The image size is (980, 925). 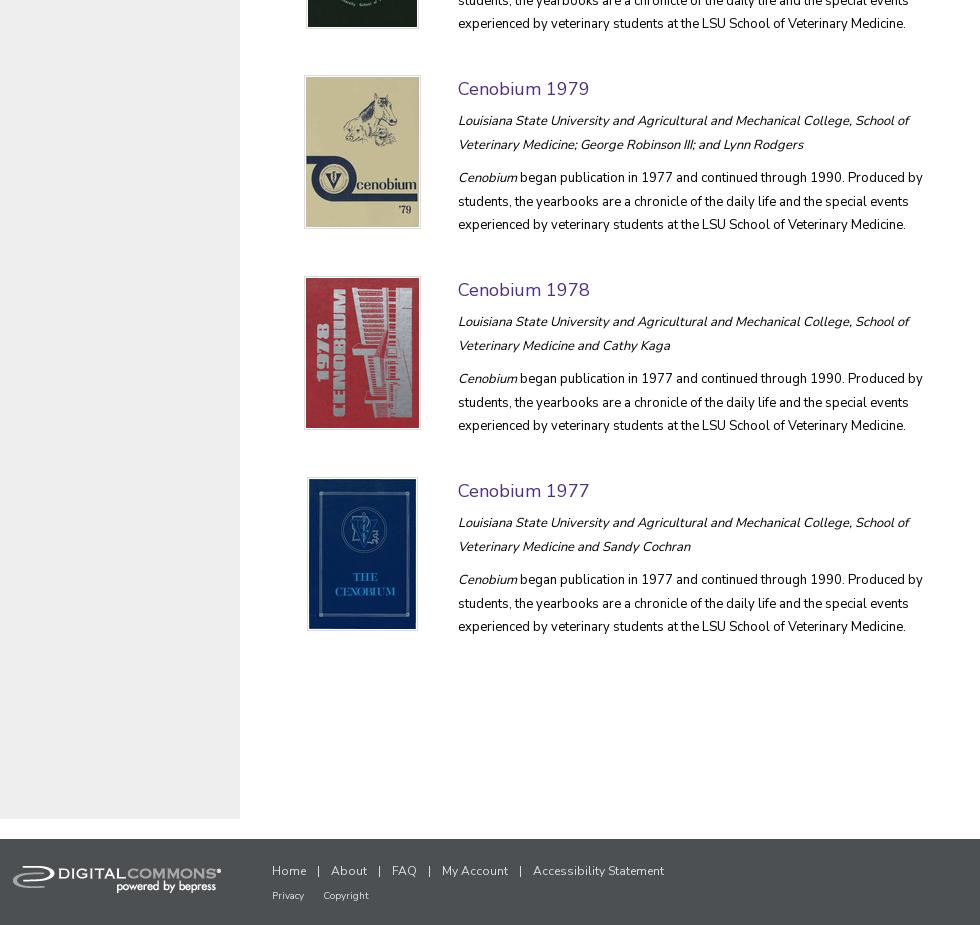 I want to click on 'Louisiana State University and Agricultural and Mechanical College, School of Veterinary Medicine and Sandy Cochran', so click(x=682, y=534).